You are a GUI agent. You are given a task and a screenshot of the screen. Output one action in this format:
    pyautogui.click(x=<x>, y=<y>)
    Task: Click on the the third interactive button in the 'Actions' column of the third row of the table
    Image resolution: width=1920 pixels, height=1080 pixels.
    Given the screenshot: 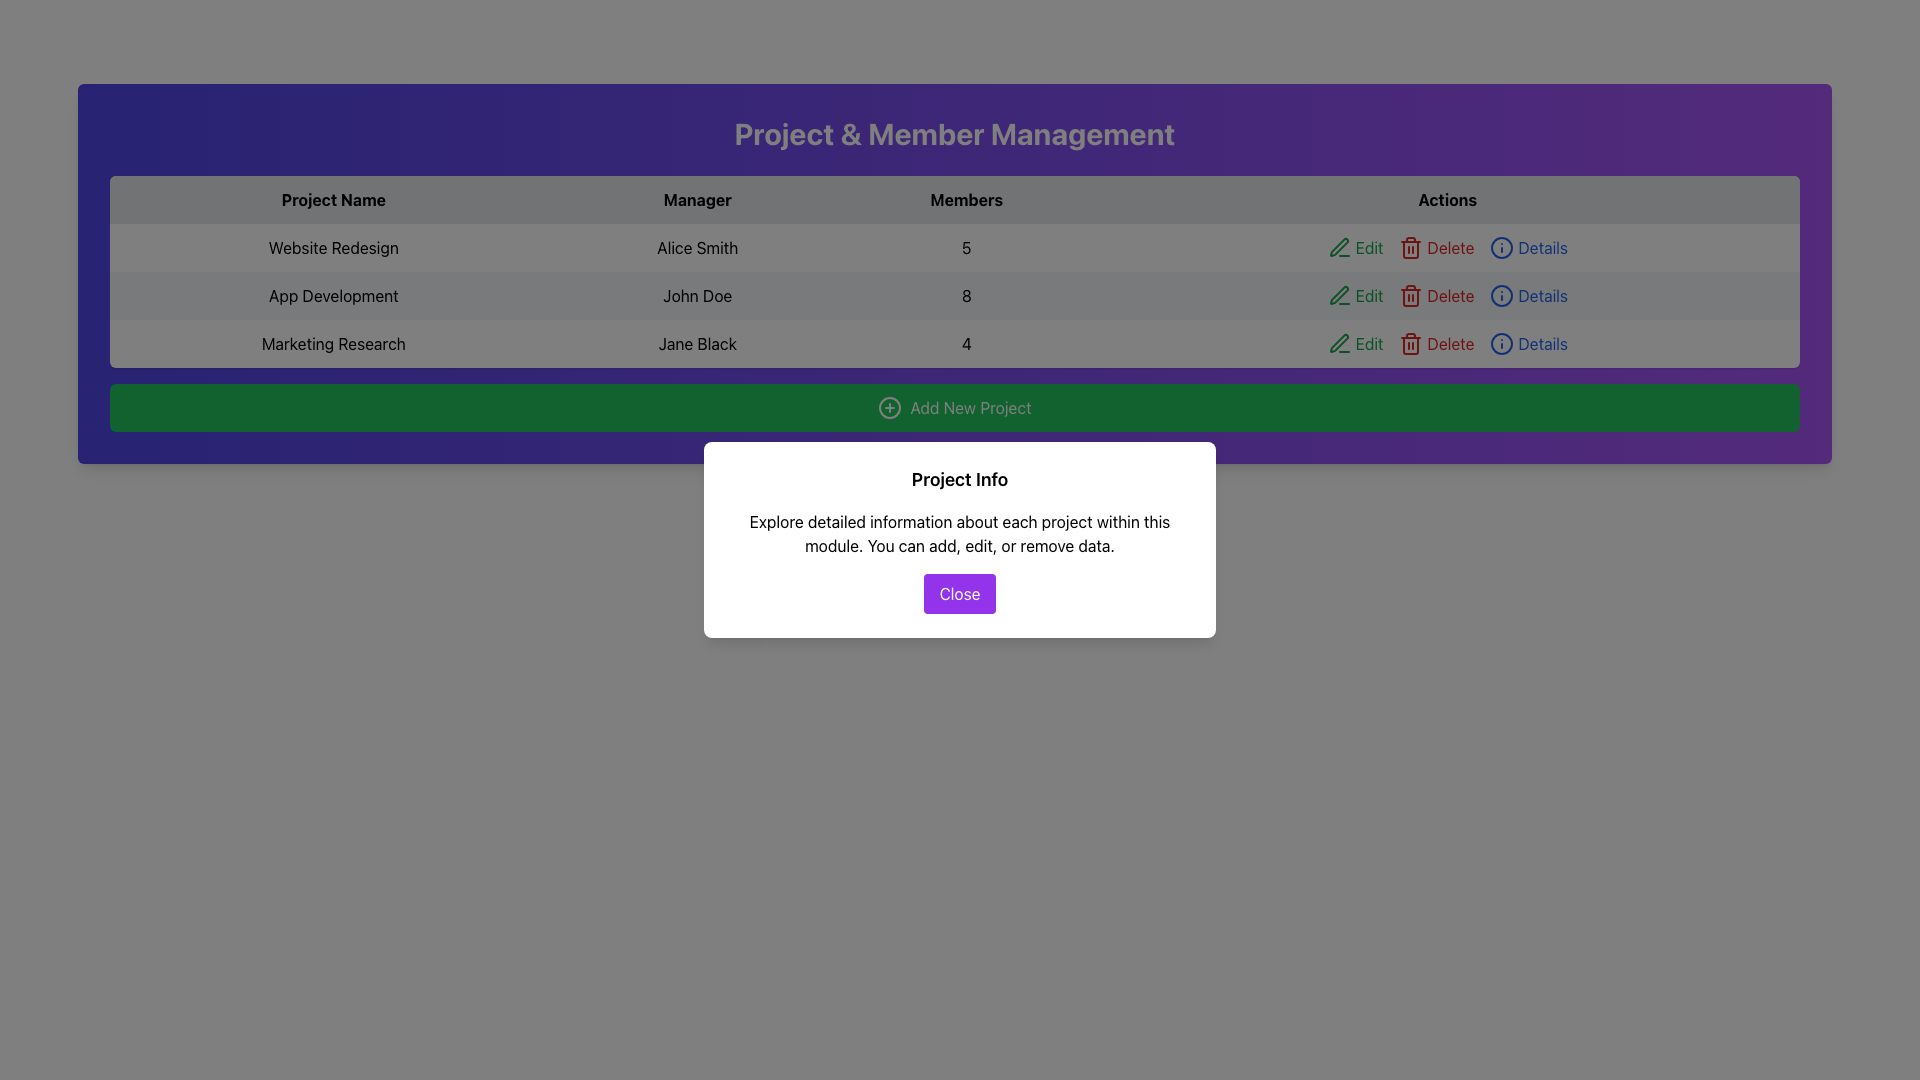 What is the action you would take?
    pyautogui.click(x=1528, y=246)
    